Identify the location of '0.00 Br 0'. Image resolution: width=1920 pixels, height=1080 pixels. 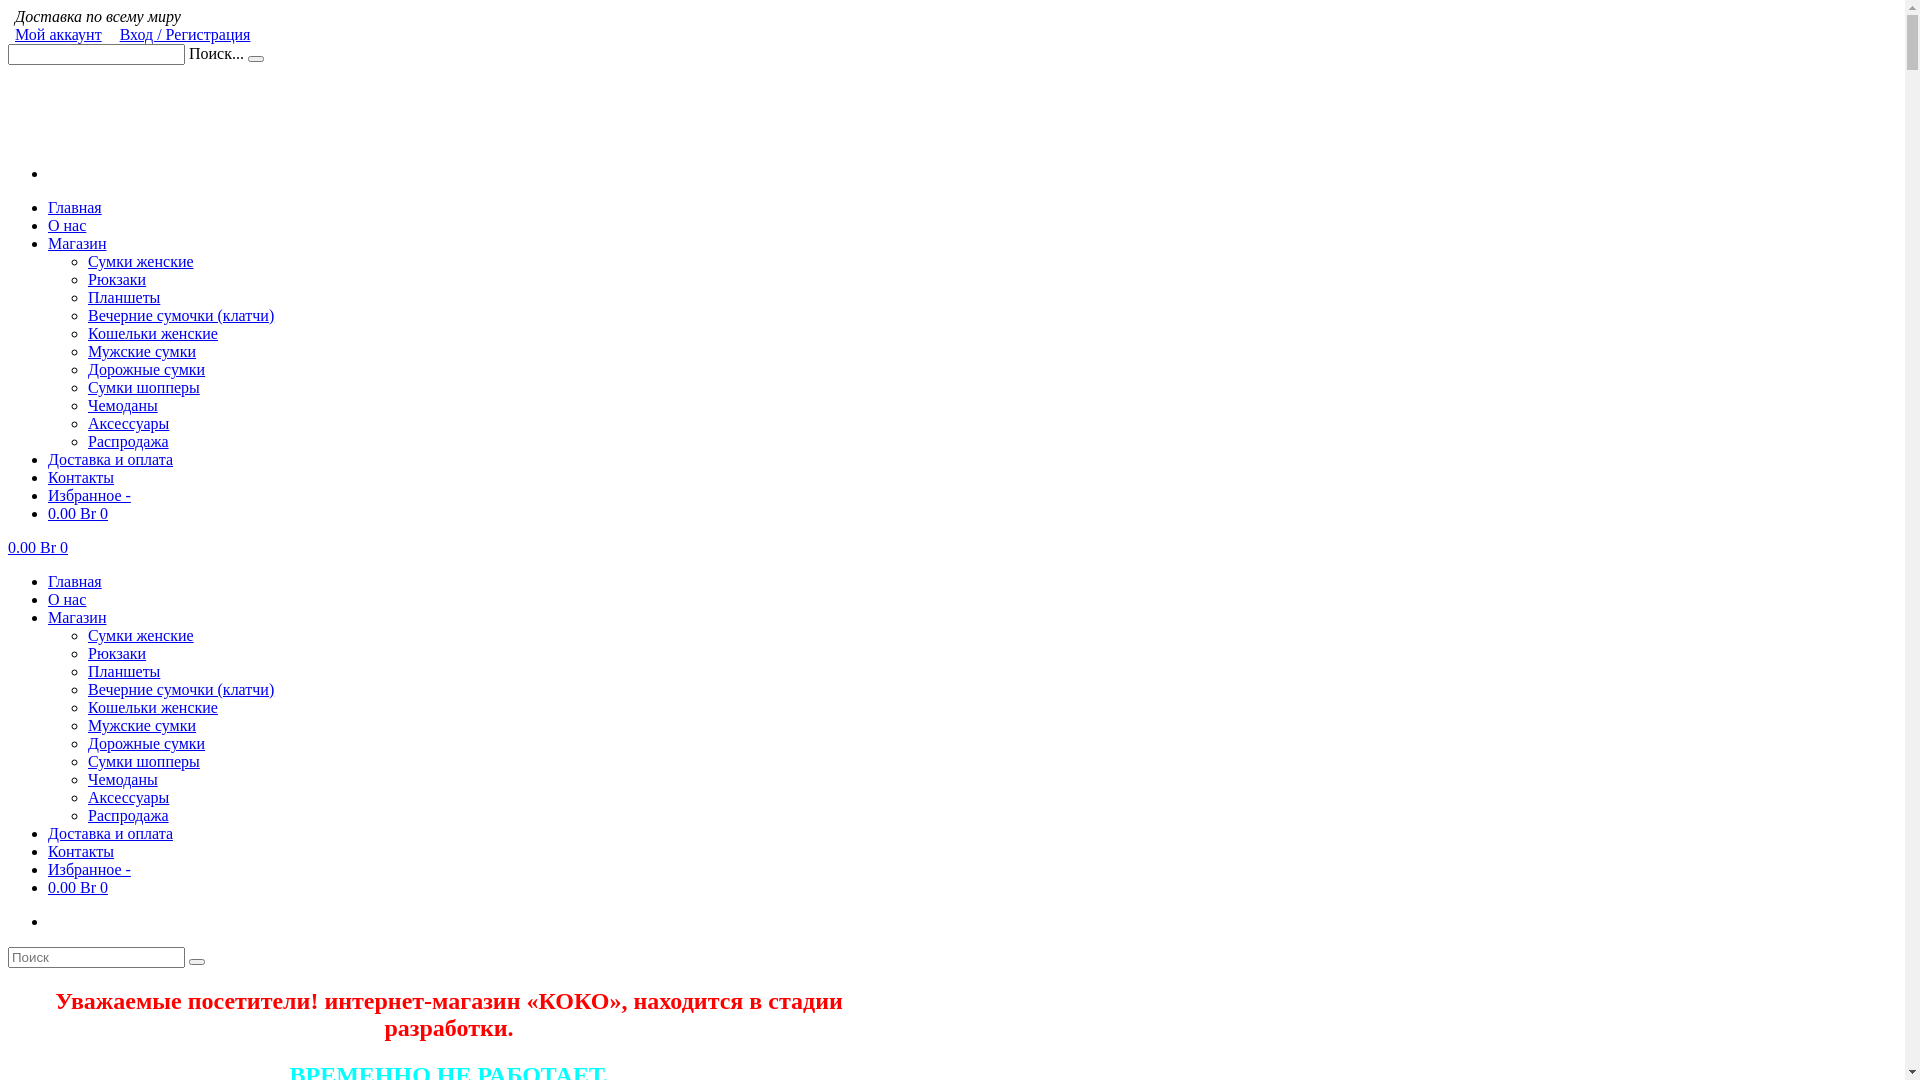
(77, 886).